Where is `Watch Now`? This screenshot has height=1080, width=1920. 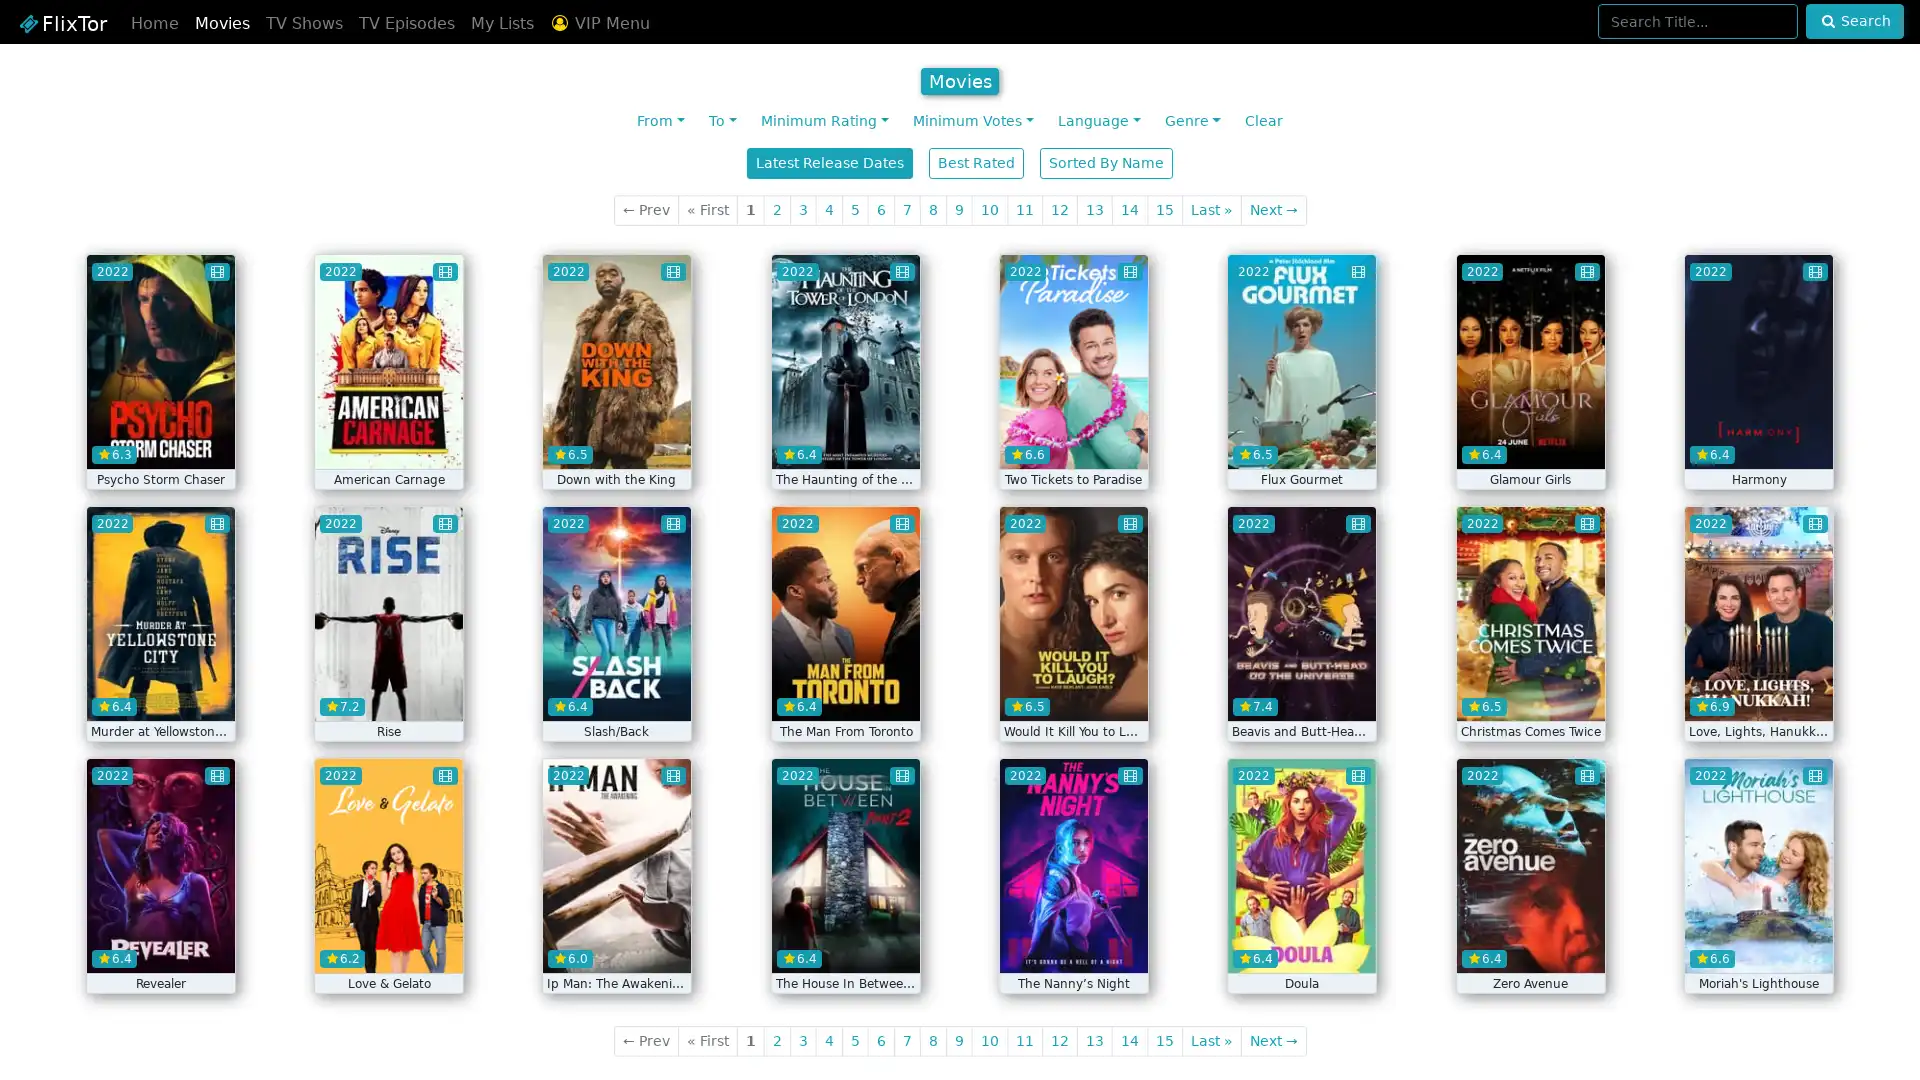
Watch Now is located at coordinates (158, 438).